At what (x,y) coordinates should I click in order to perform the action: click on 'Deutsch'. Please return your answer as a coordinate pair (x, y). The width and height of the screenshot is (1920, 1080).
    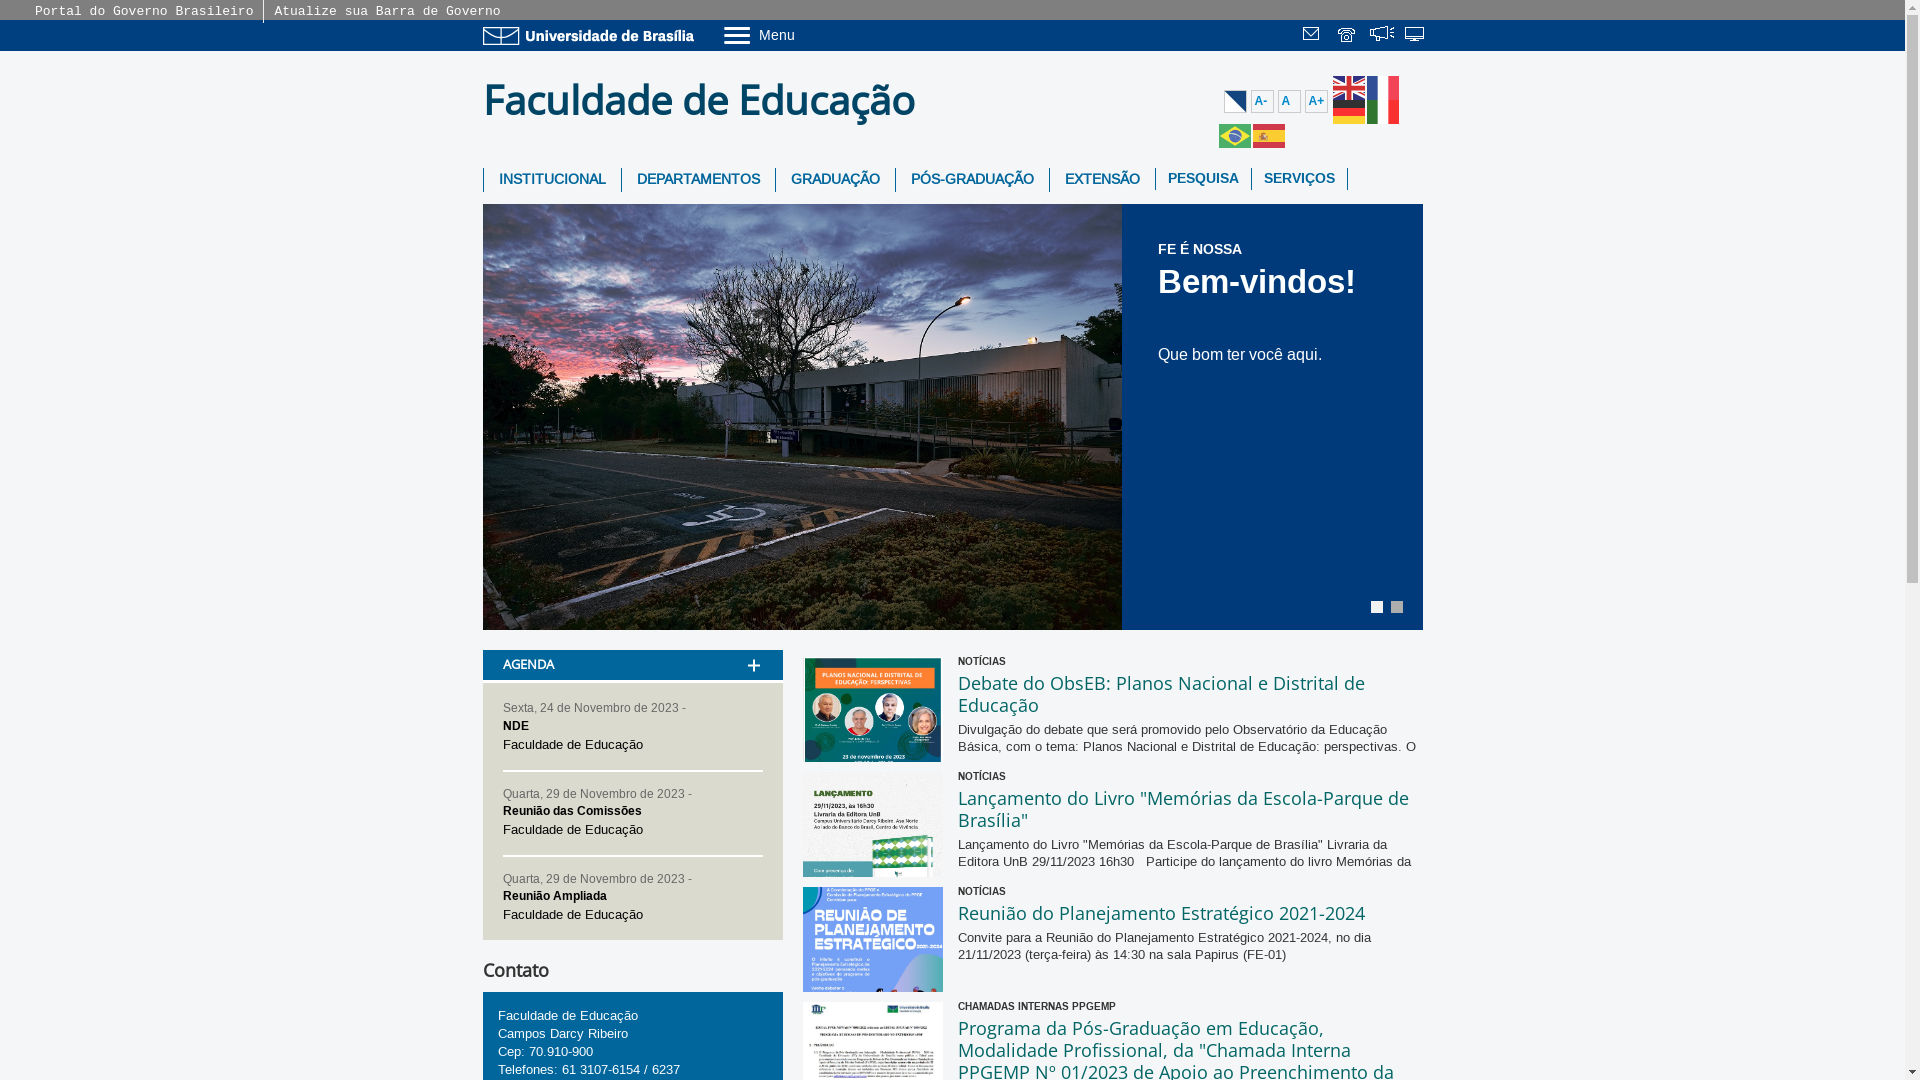
    Looking at the image, I should click on (1348, 111).